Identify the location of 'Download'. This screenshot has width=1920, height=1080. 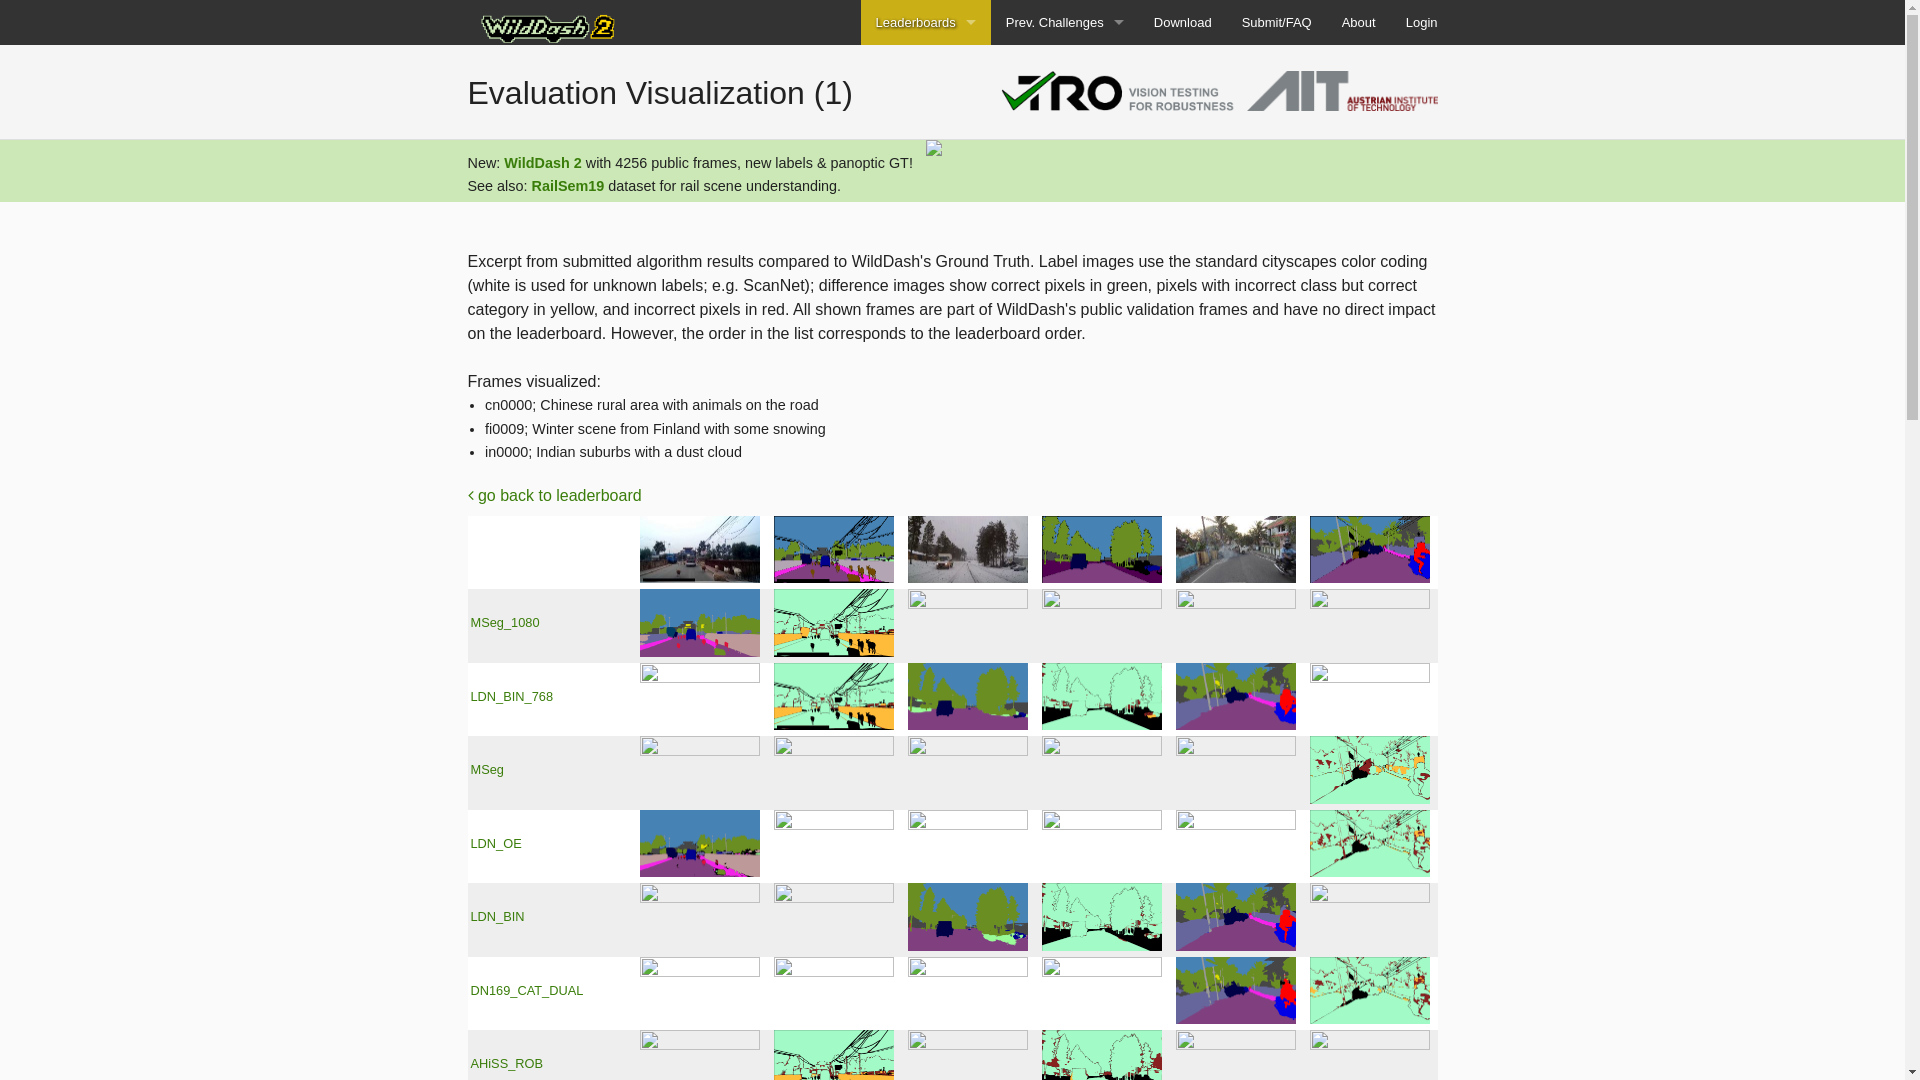
(1182, 22).